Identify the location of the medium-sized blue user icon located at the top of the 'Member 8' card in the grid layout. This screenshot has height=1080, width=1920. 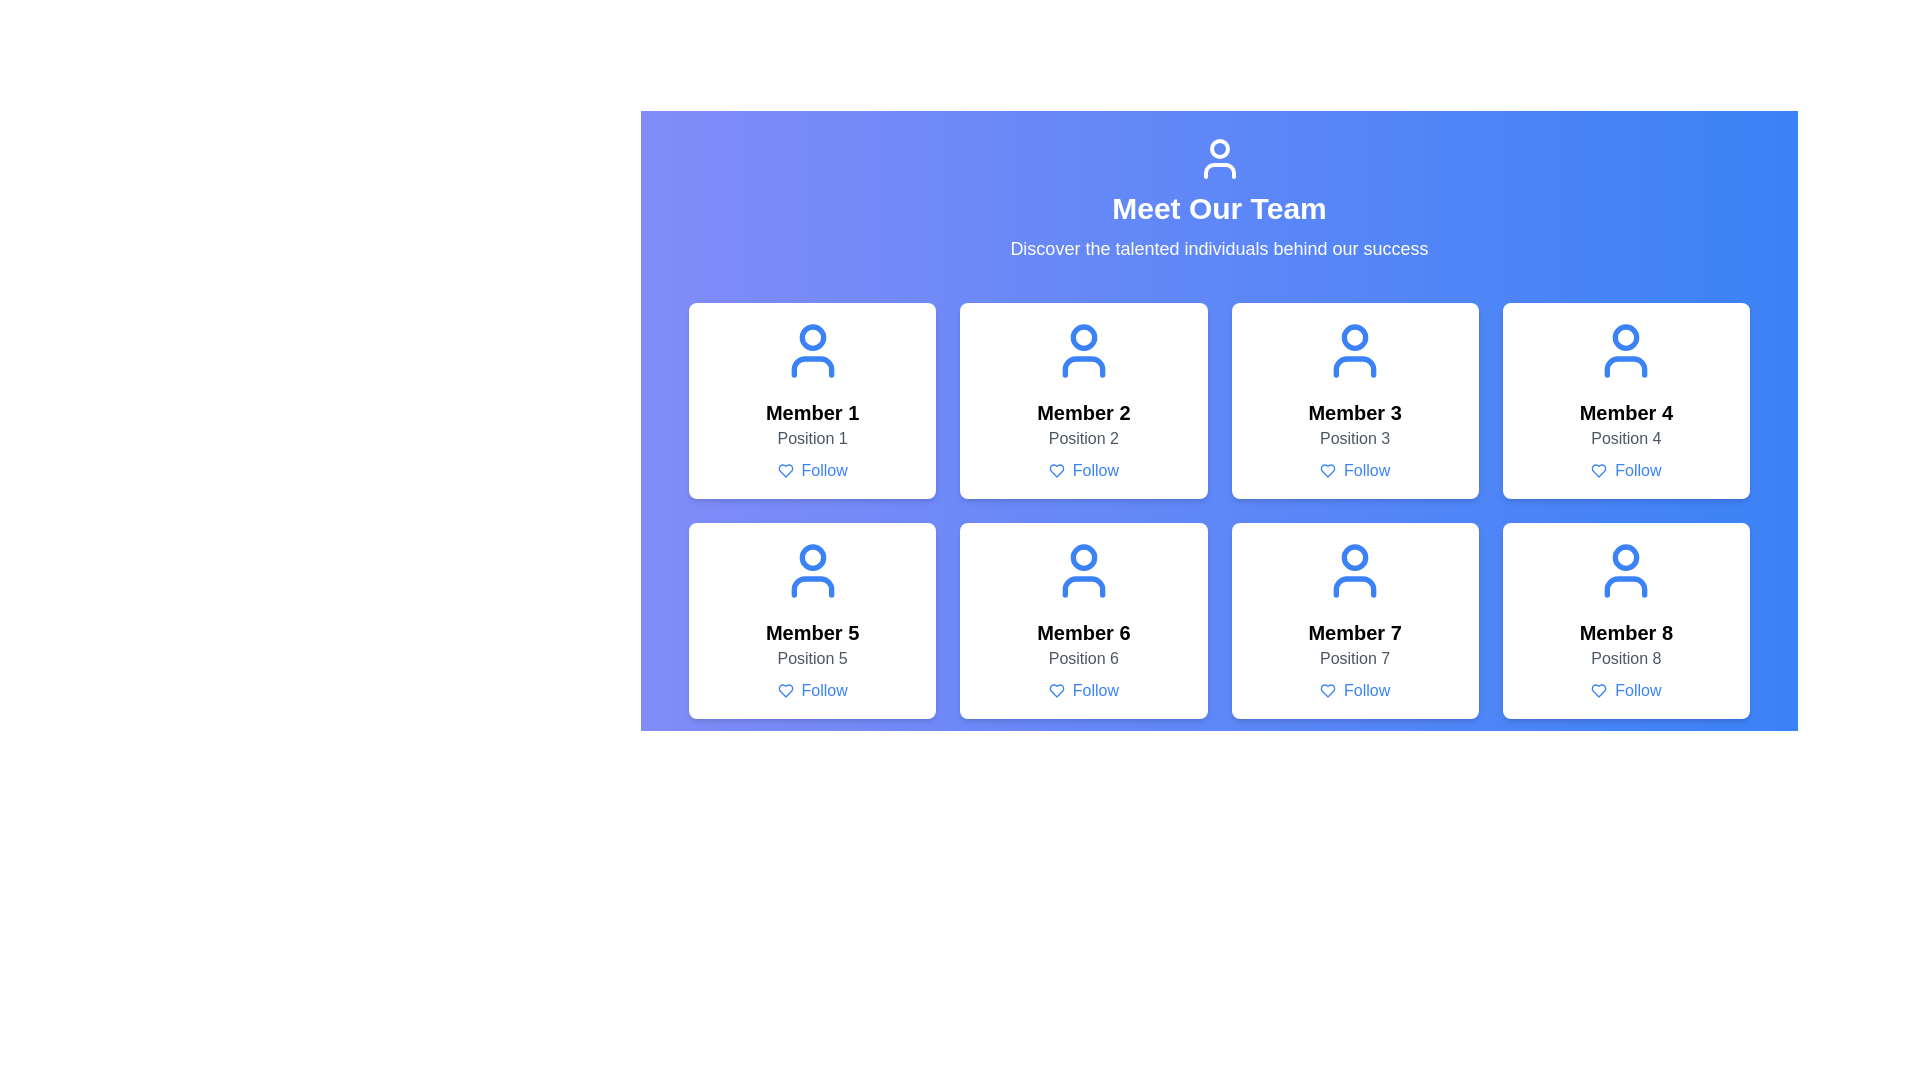
(1626, 570).